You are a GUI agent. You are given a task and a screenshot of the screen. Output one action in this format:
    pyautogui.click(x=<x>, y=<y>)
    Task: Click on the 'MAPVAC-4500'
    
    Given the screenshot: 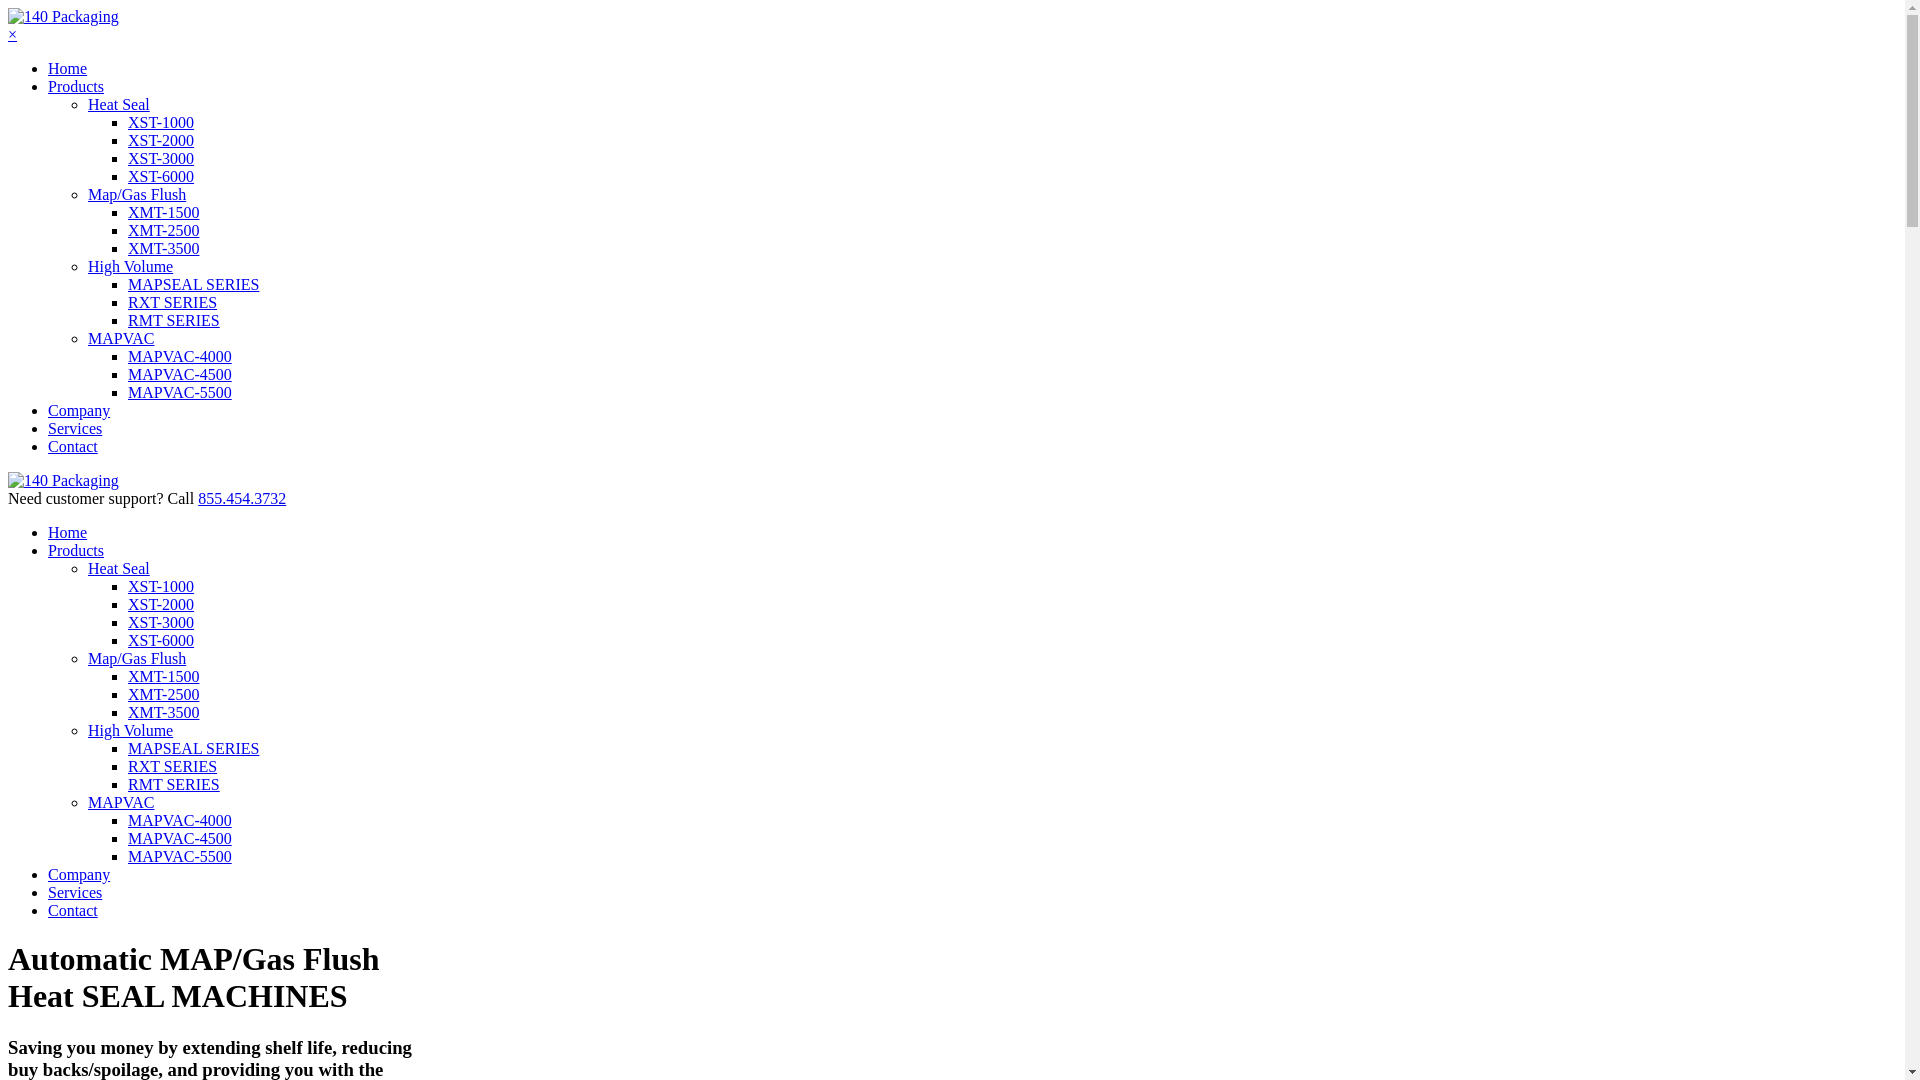 What is the action you would take?
    pyautogui.click(x=180, y=374)
    